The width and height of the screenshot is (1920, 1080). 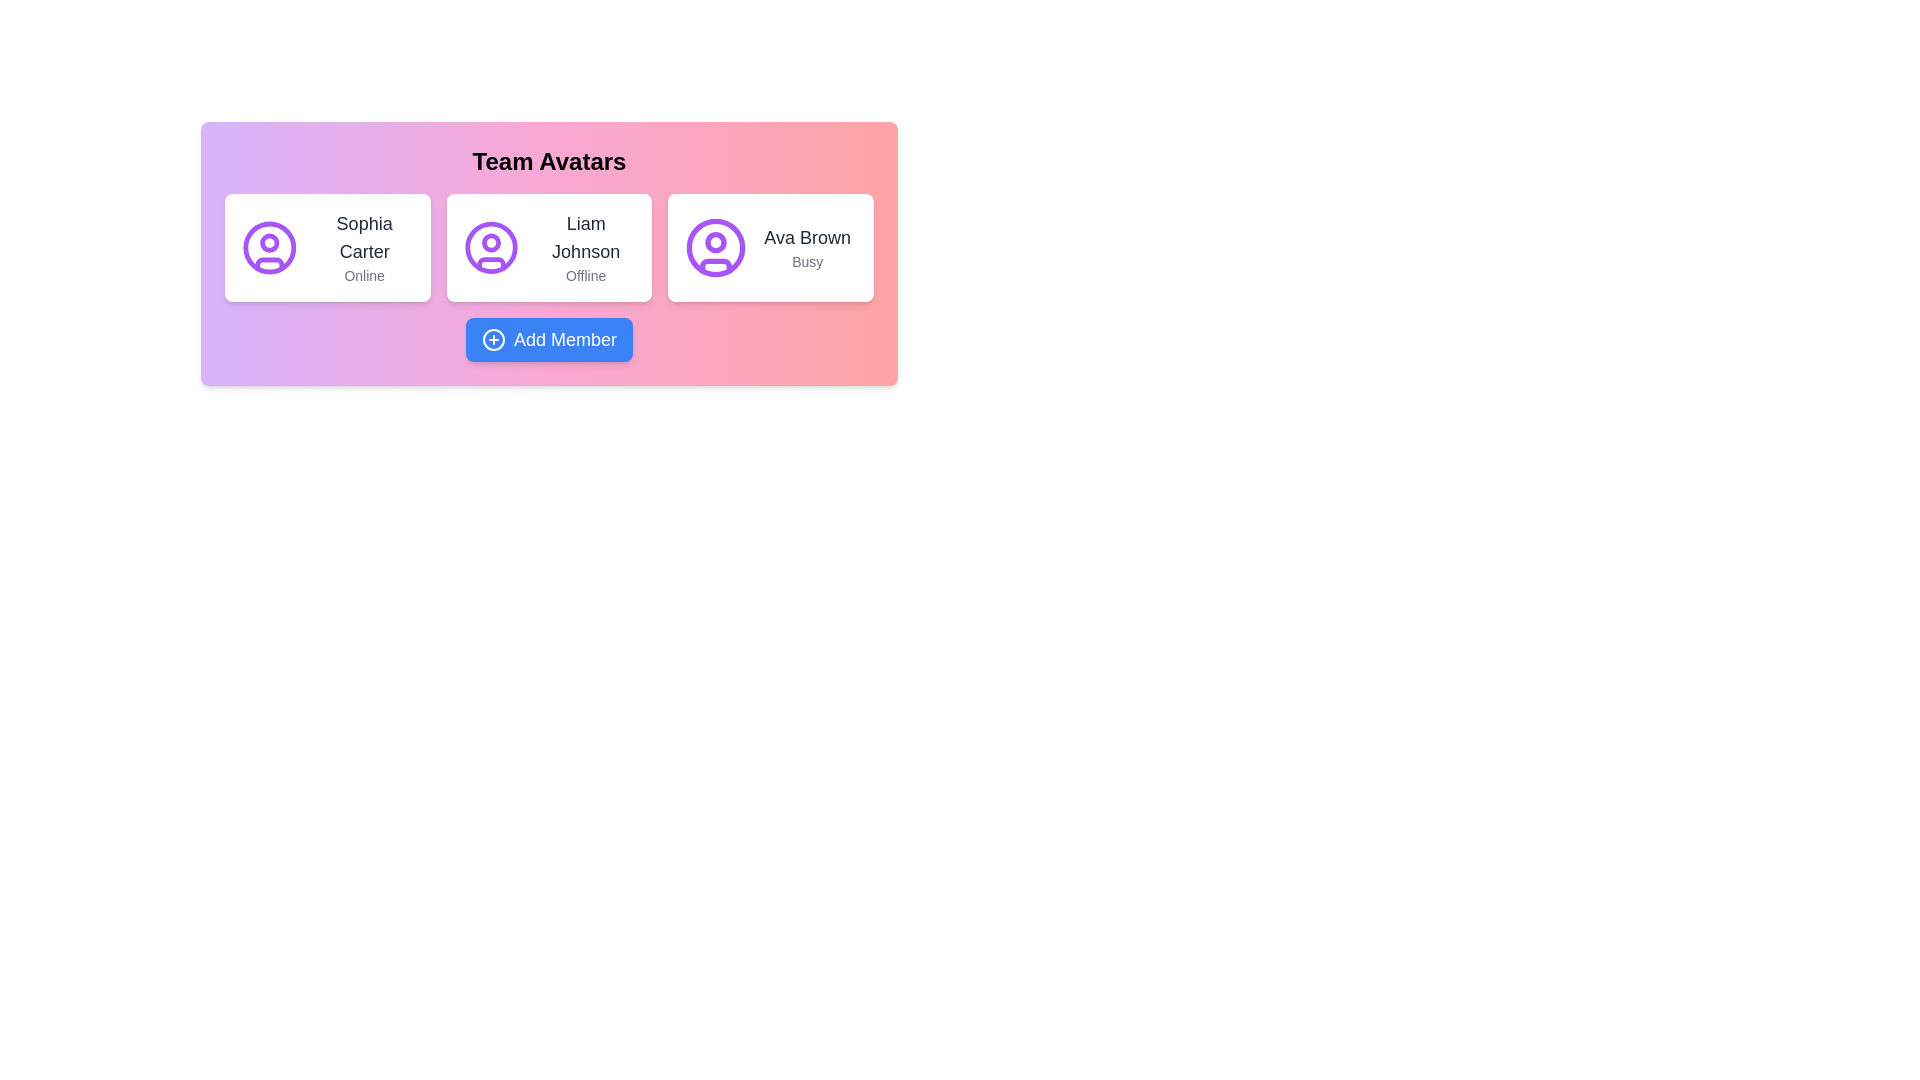 I want to click on the text label that reads 'Busy', which is styled in small gray font and located beneath 'Ava Brown' in the rightmost card of the 'Team Avatars' section, so click(x=807, y=261).